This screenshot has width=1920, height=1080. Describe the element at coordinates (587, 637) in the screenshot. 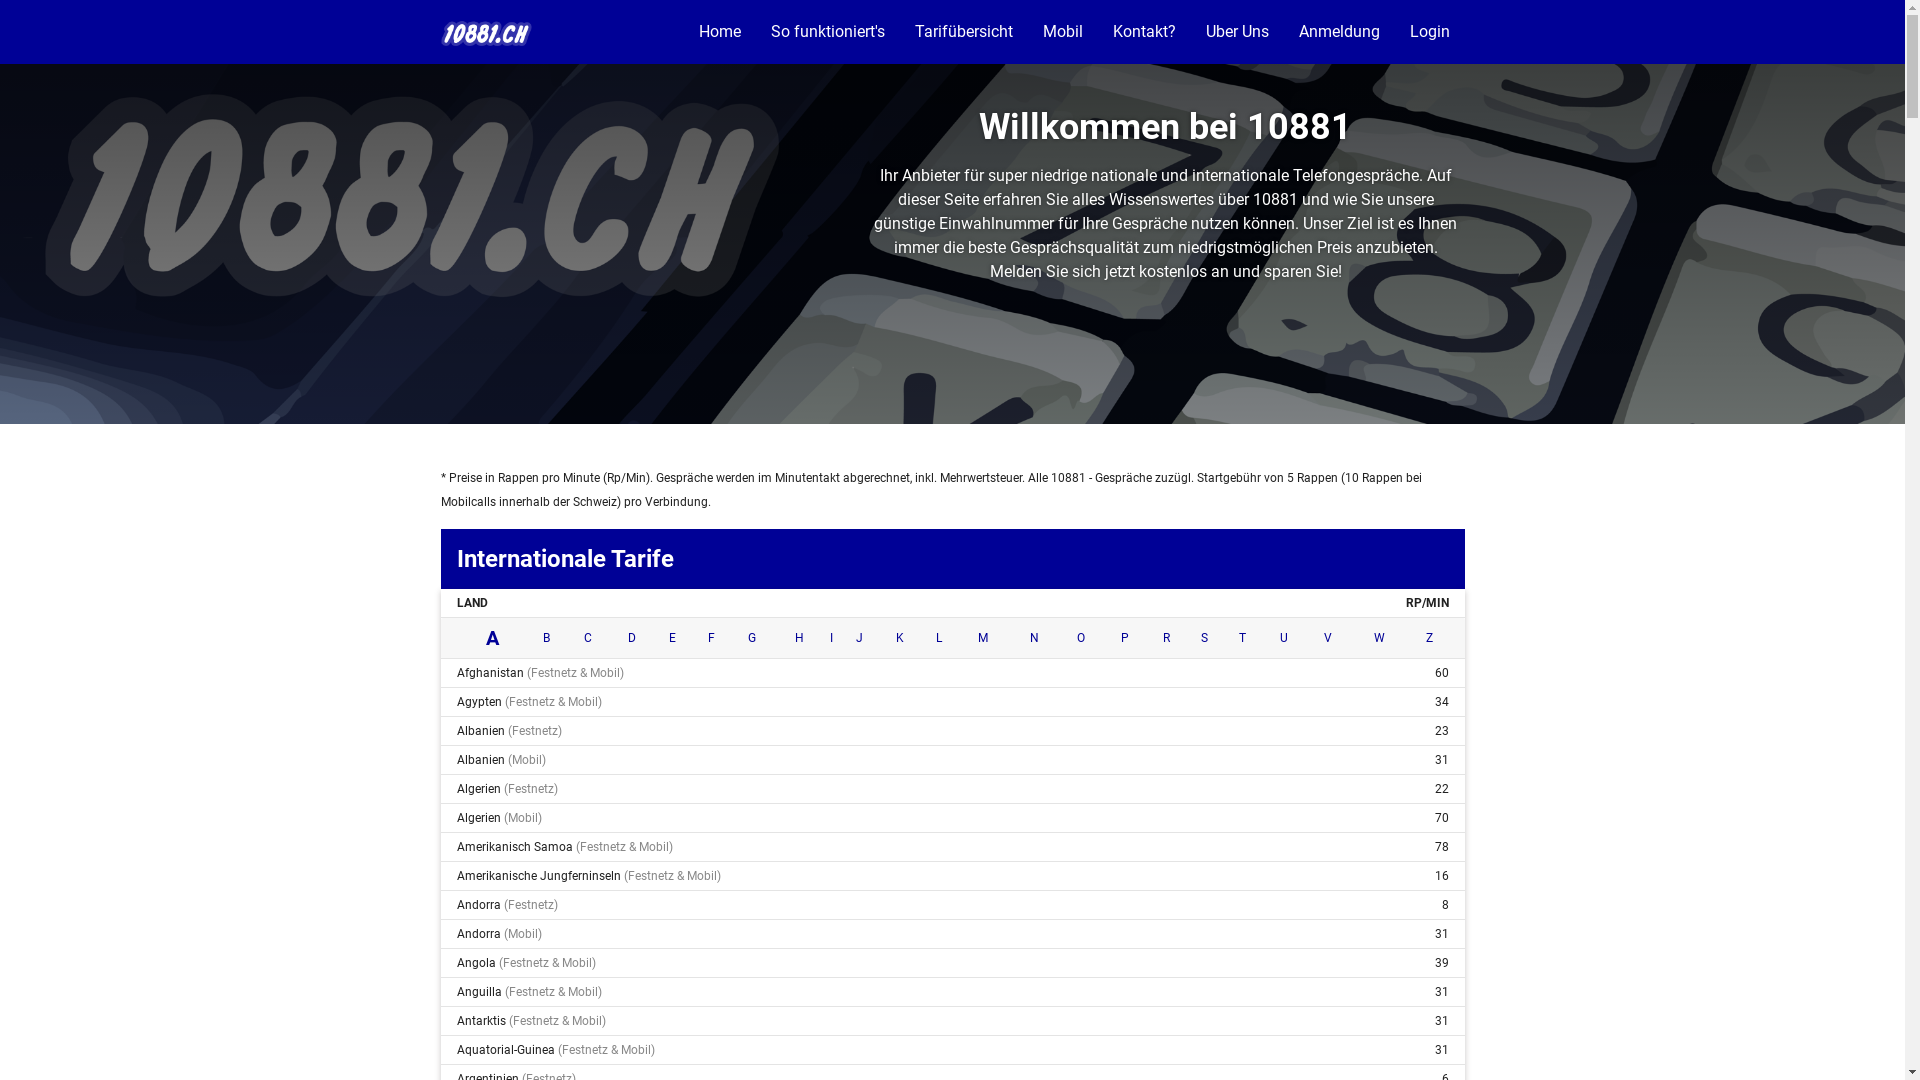

I see `'C'` at that location.